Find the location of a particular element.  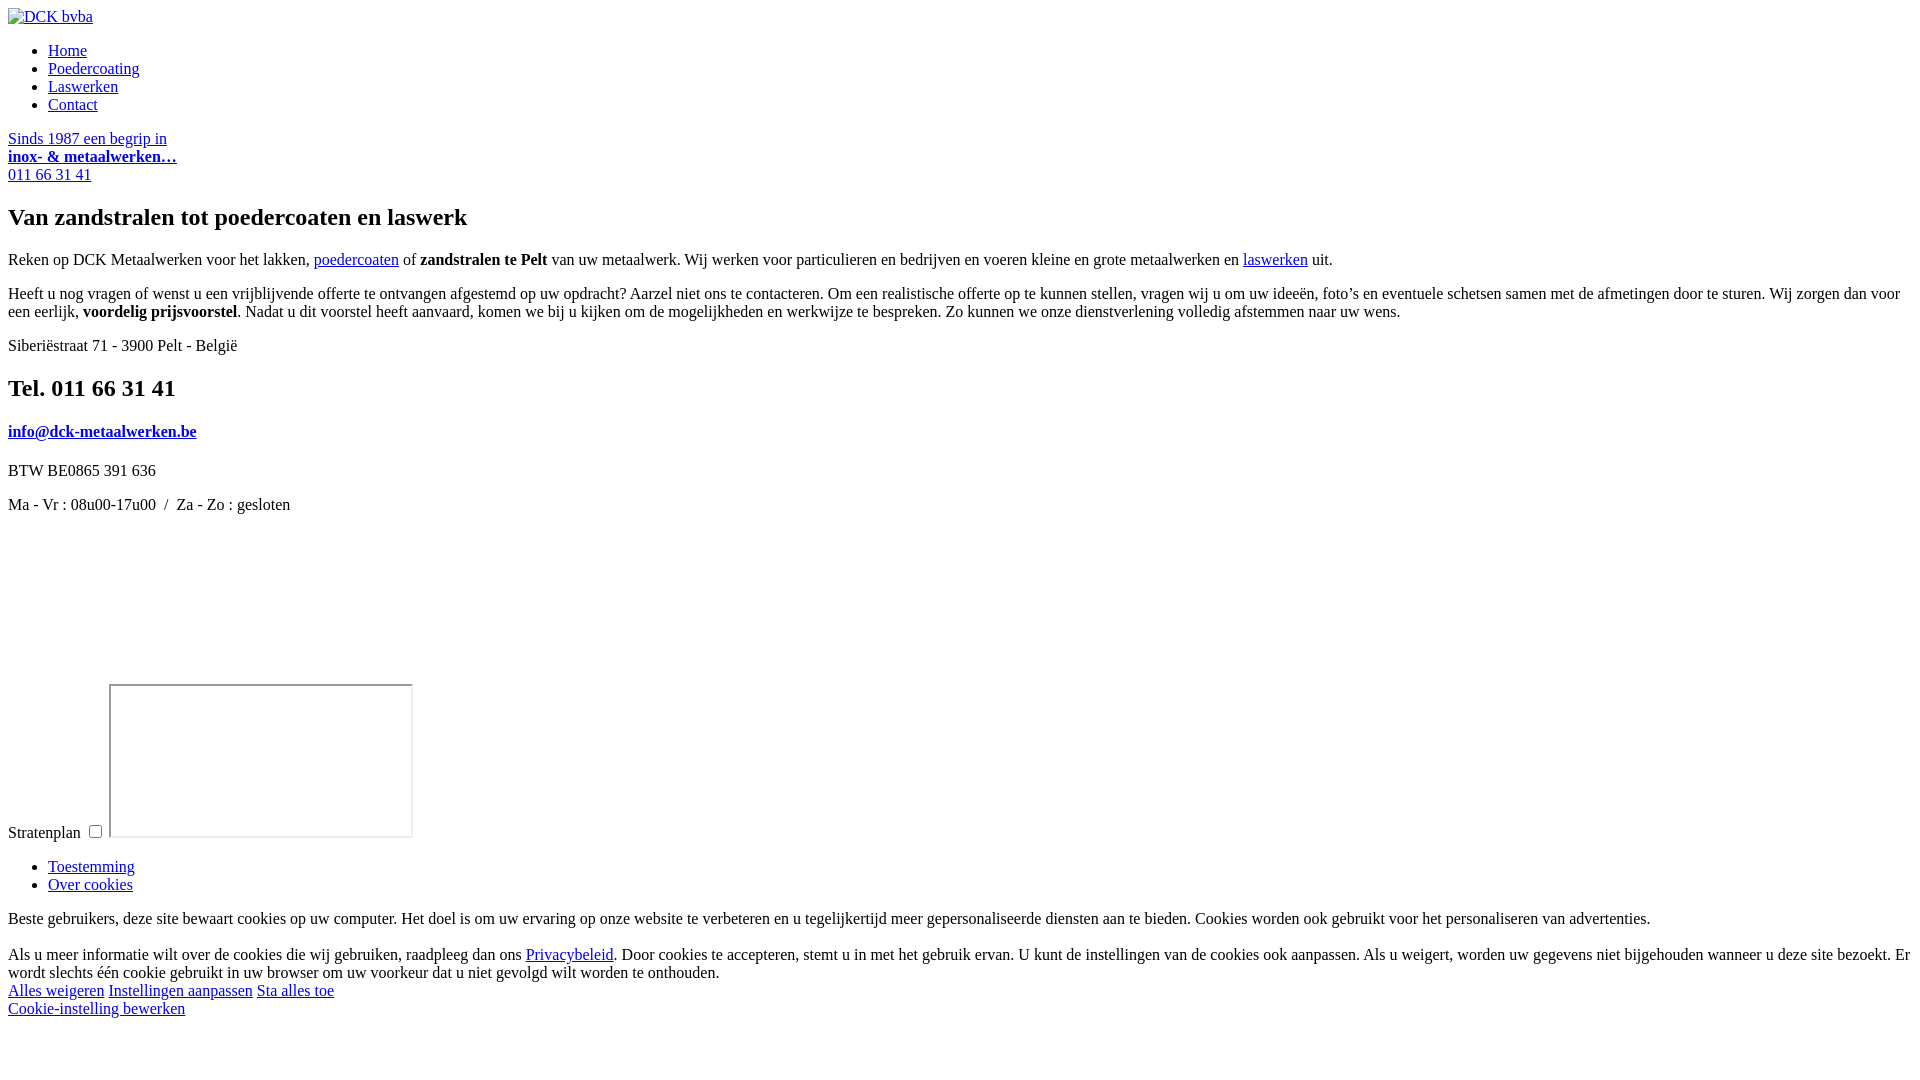

'Contact' is located at coordinates (72, 104).